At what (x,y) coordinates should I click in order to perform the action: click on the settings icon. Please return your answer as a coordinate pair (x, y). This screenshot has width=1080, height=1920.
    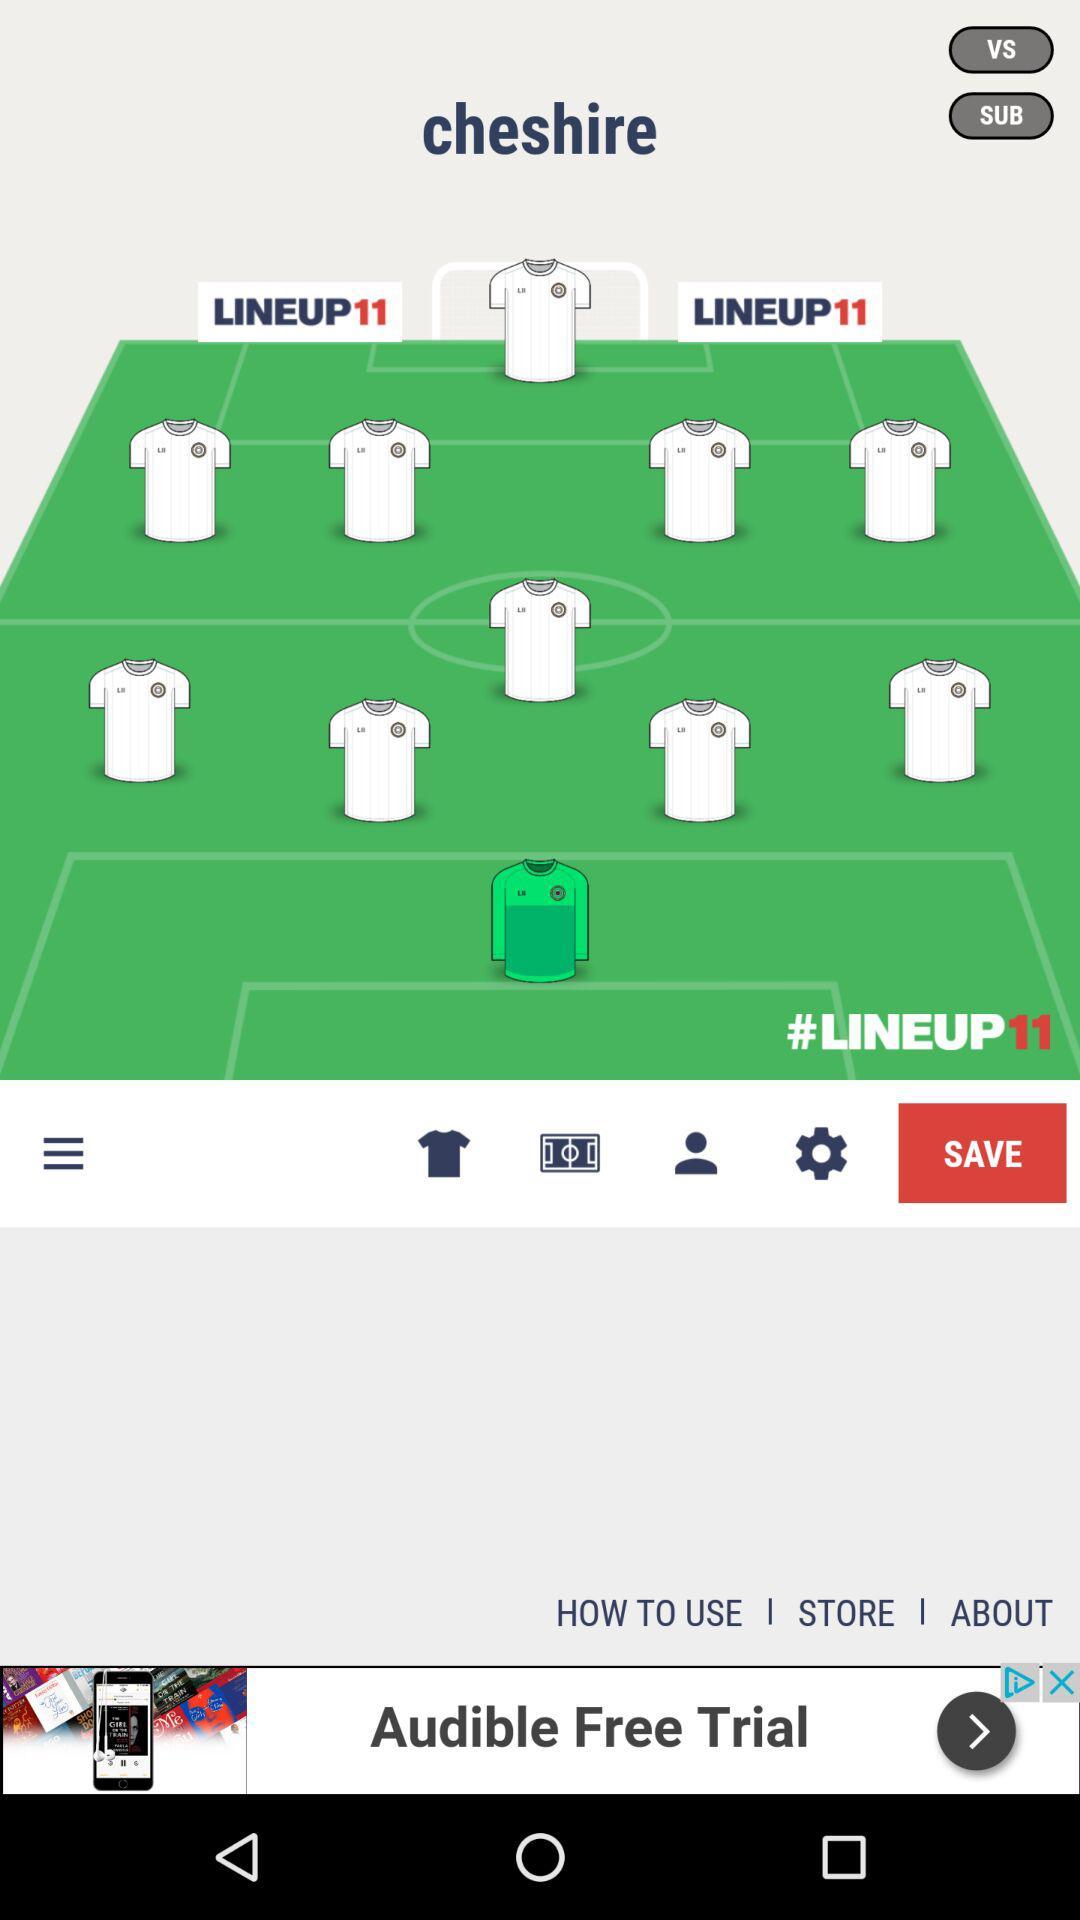
    Looking at the image, I should click on (821, 1153).